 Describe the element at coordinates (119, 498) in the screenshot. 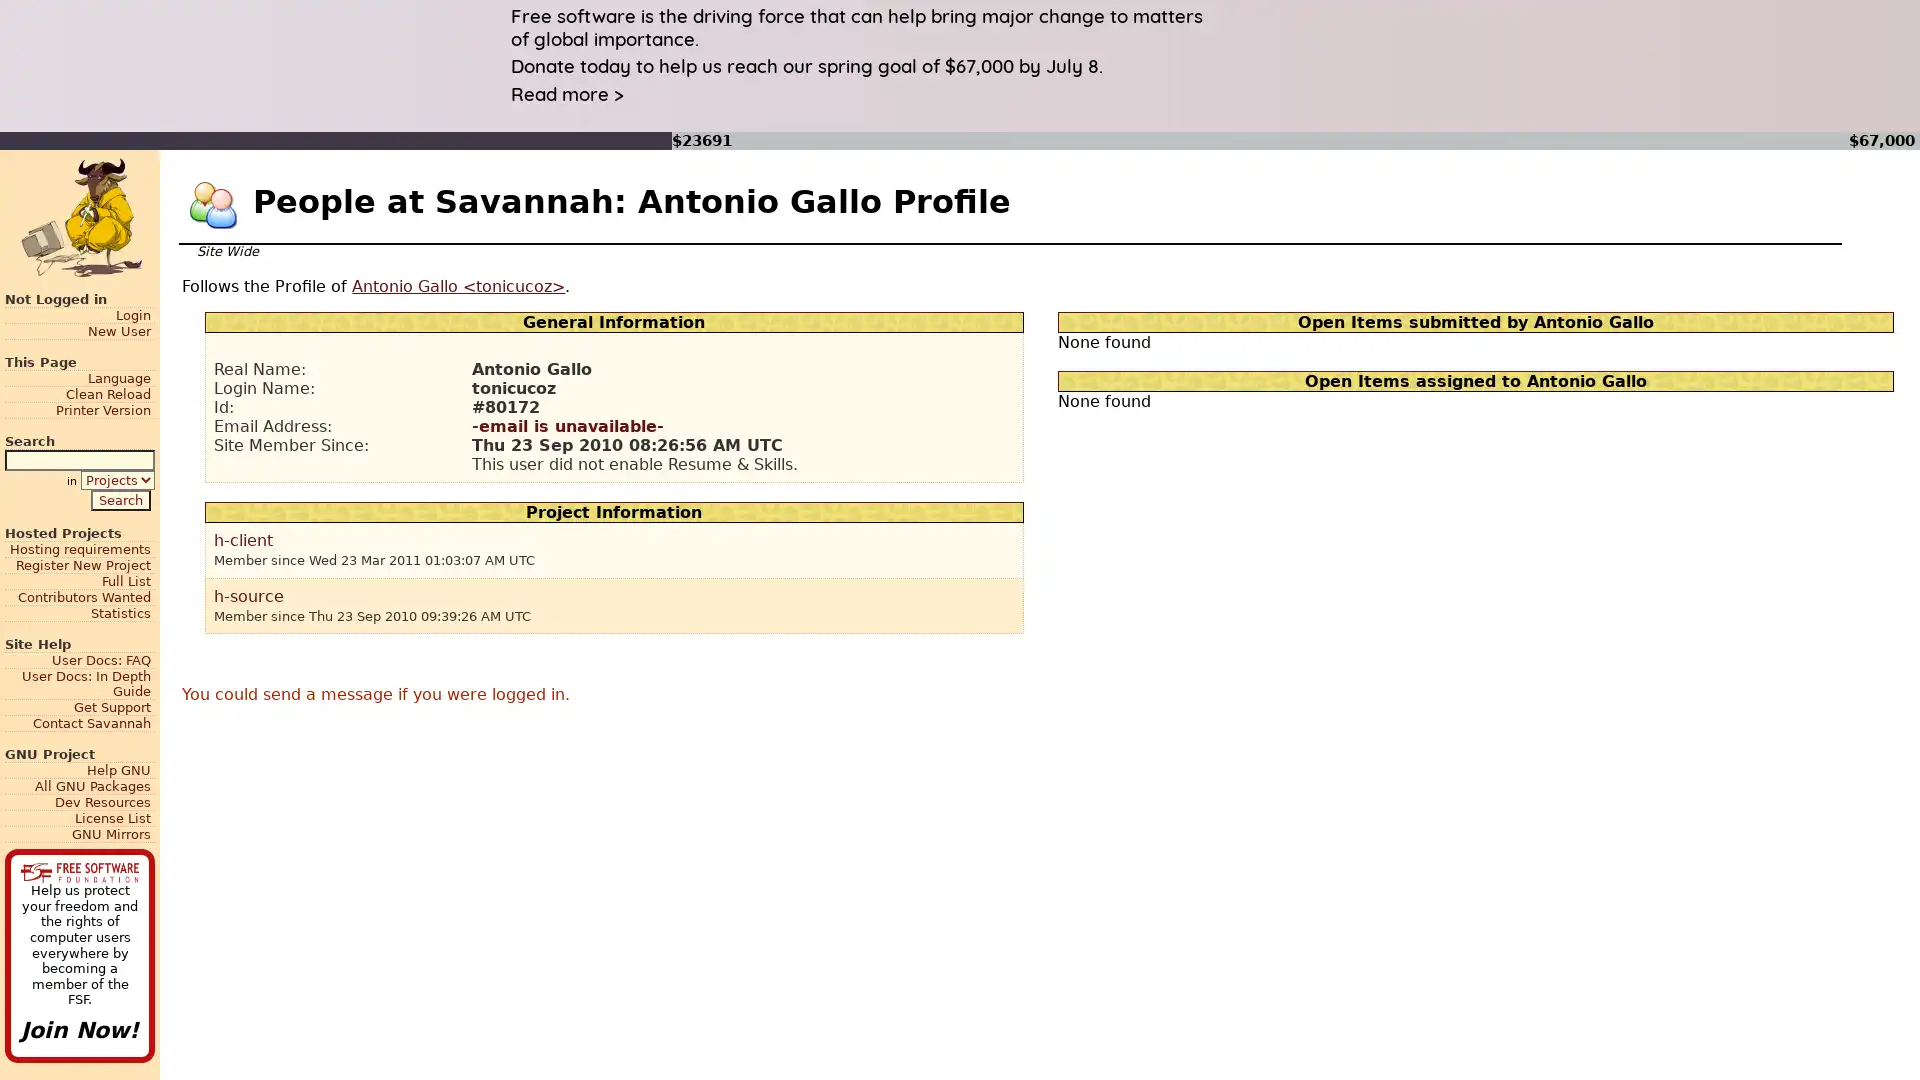

I see `Search` at that location.